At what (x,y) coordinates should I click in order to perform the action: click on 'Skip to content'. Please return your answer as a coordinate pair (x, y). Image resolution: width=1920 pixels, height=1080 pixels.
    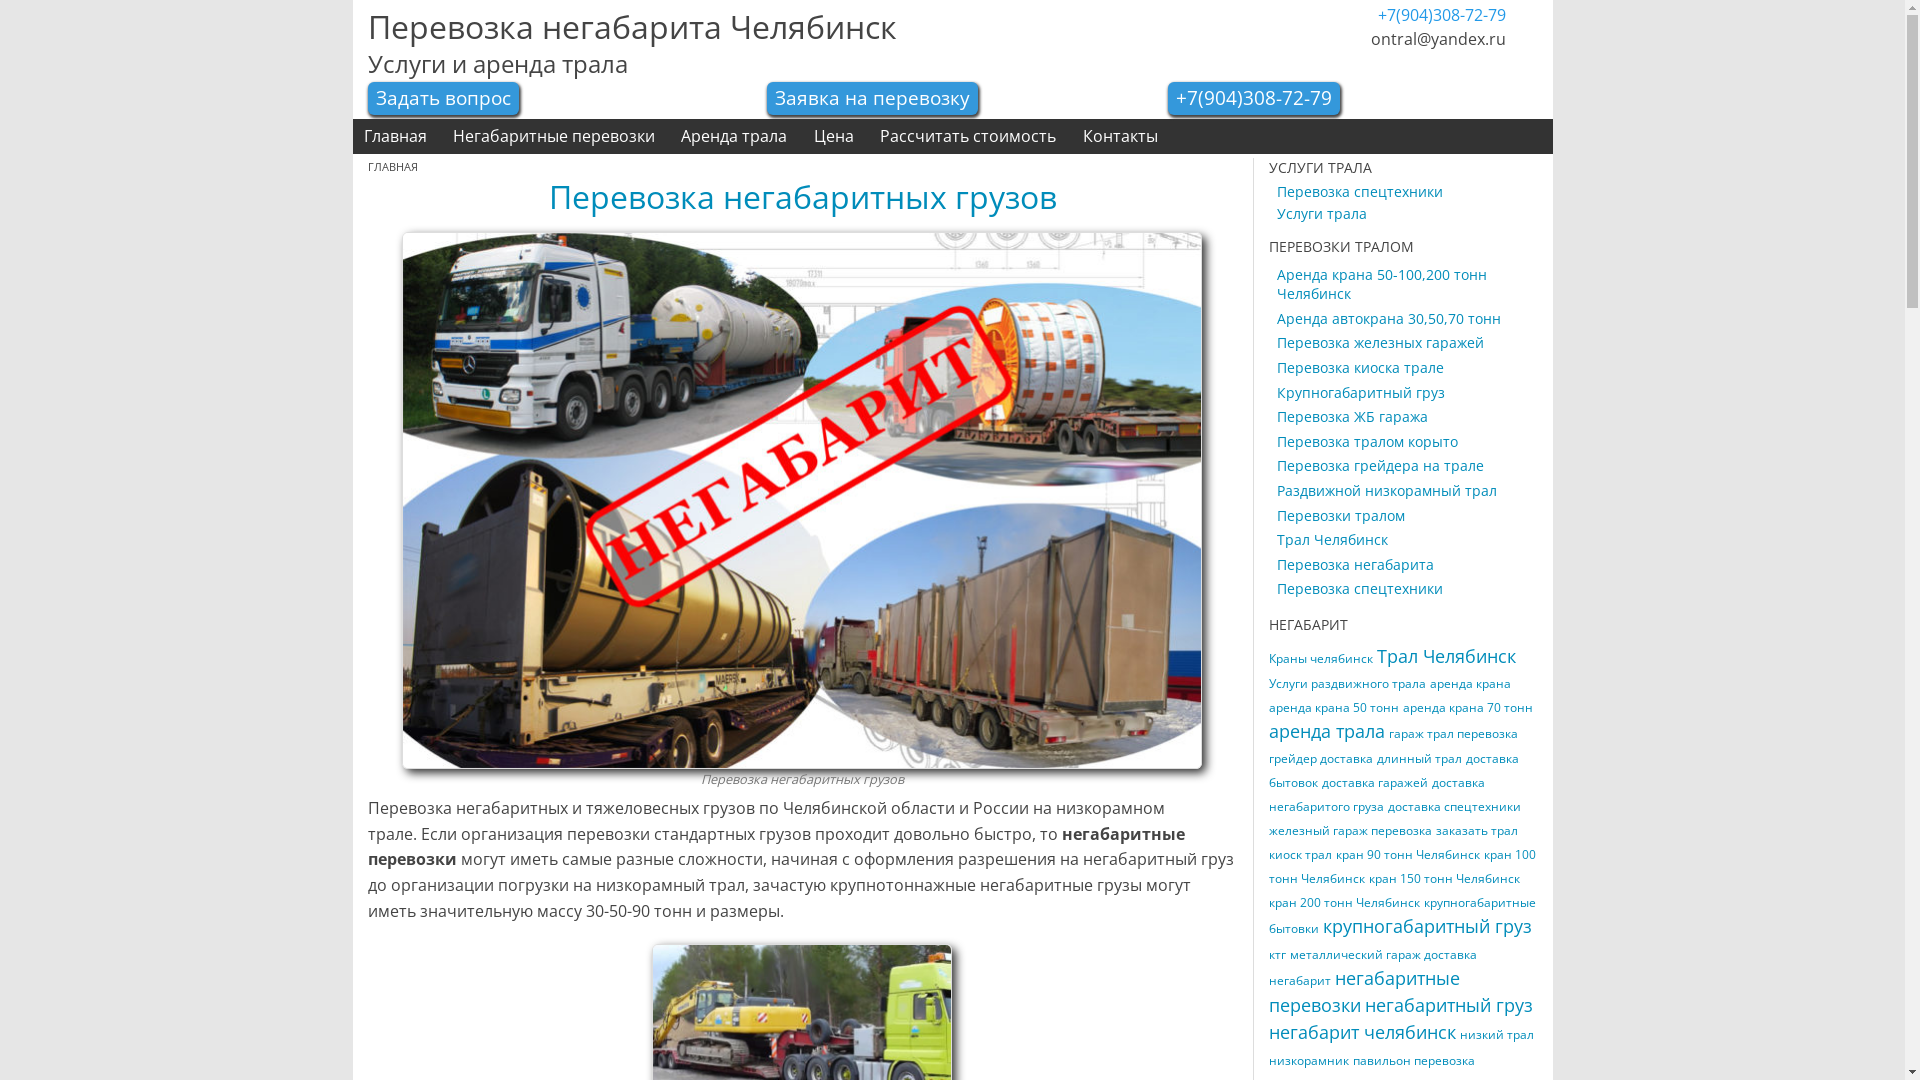
    Looking at the image, I should click on (0, 119).